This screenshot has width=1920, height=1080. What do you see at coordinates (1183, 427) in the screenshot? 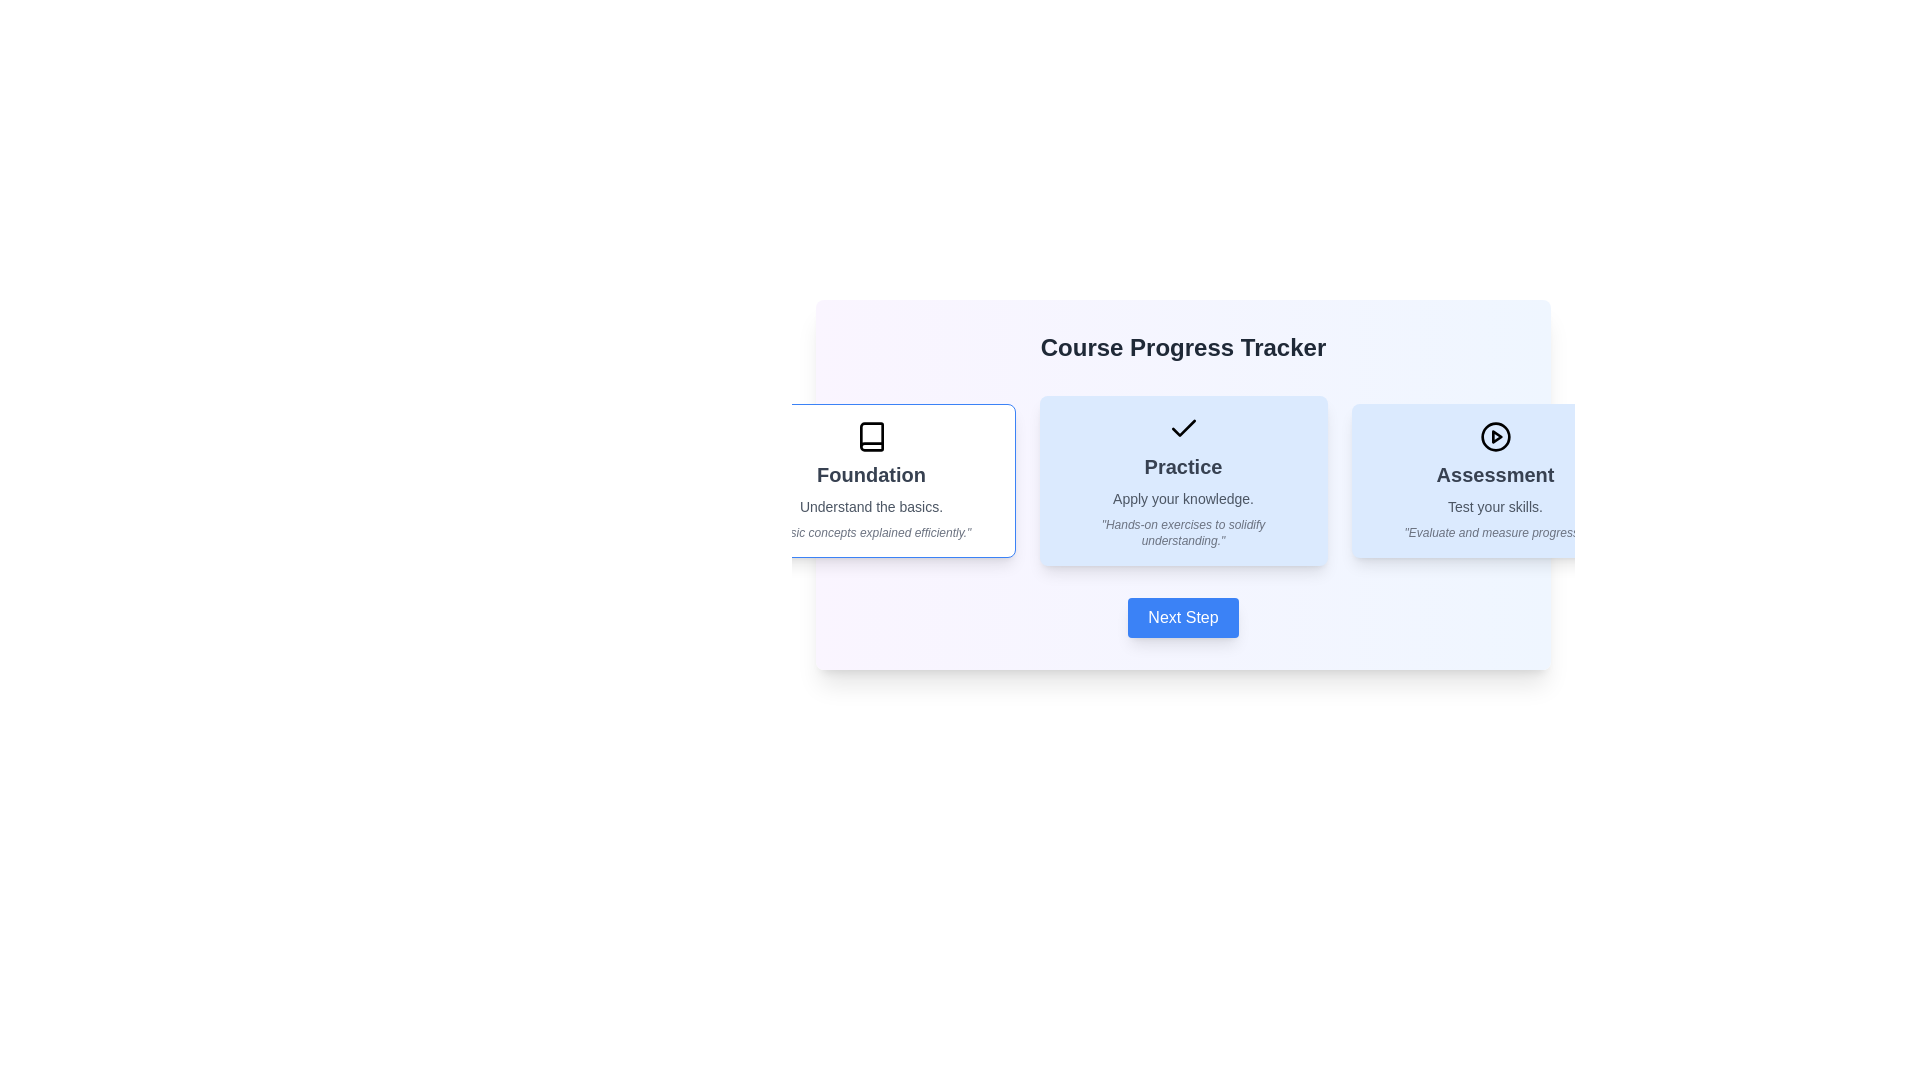
I see `the checkmark icon with a black stroke on a blue background, located at the top center of the second card labeled 'Practice'` at bounding box center [1183, 427].